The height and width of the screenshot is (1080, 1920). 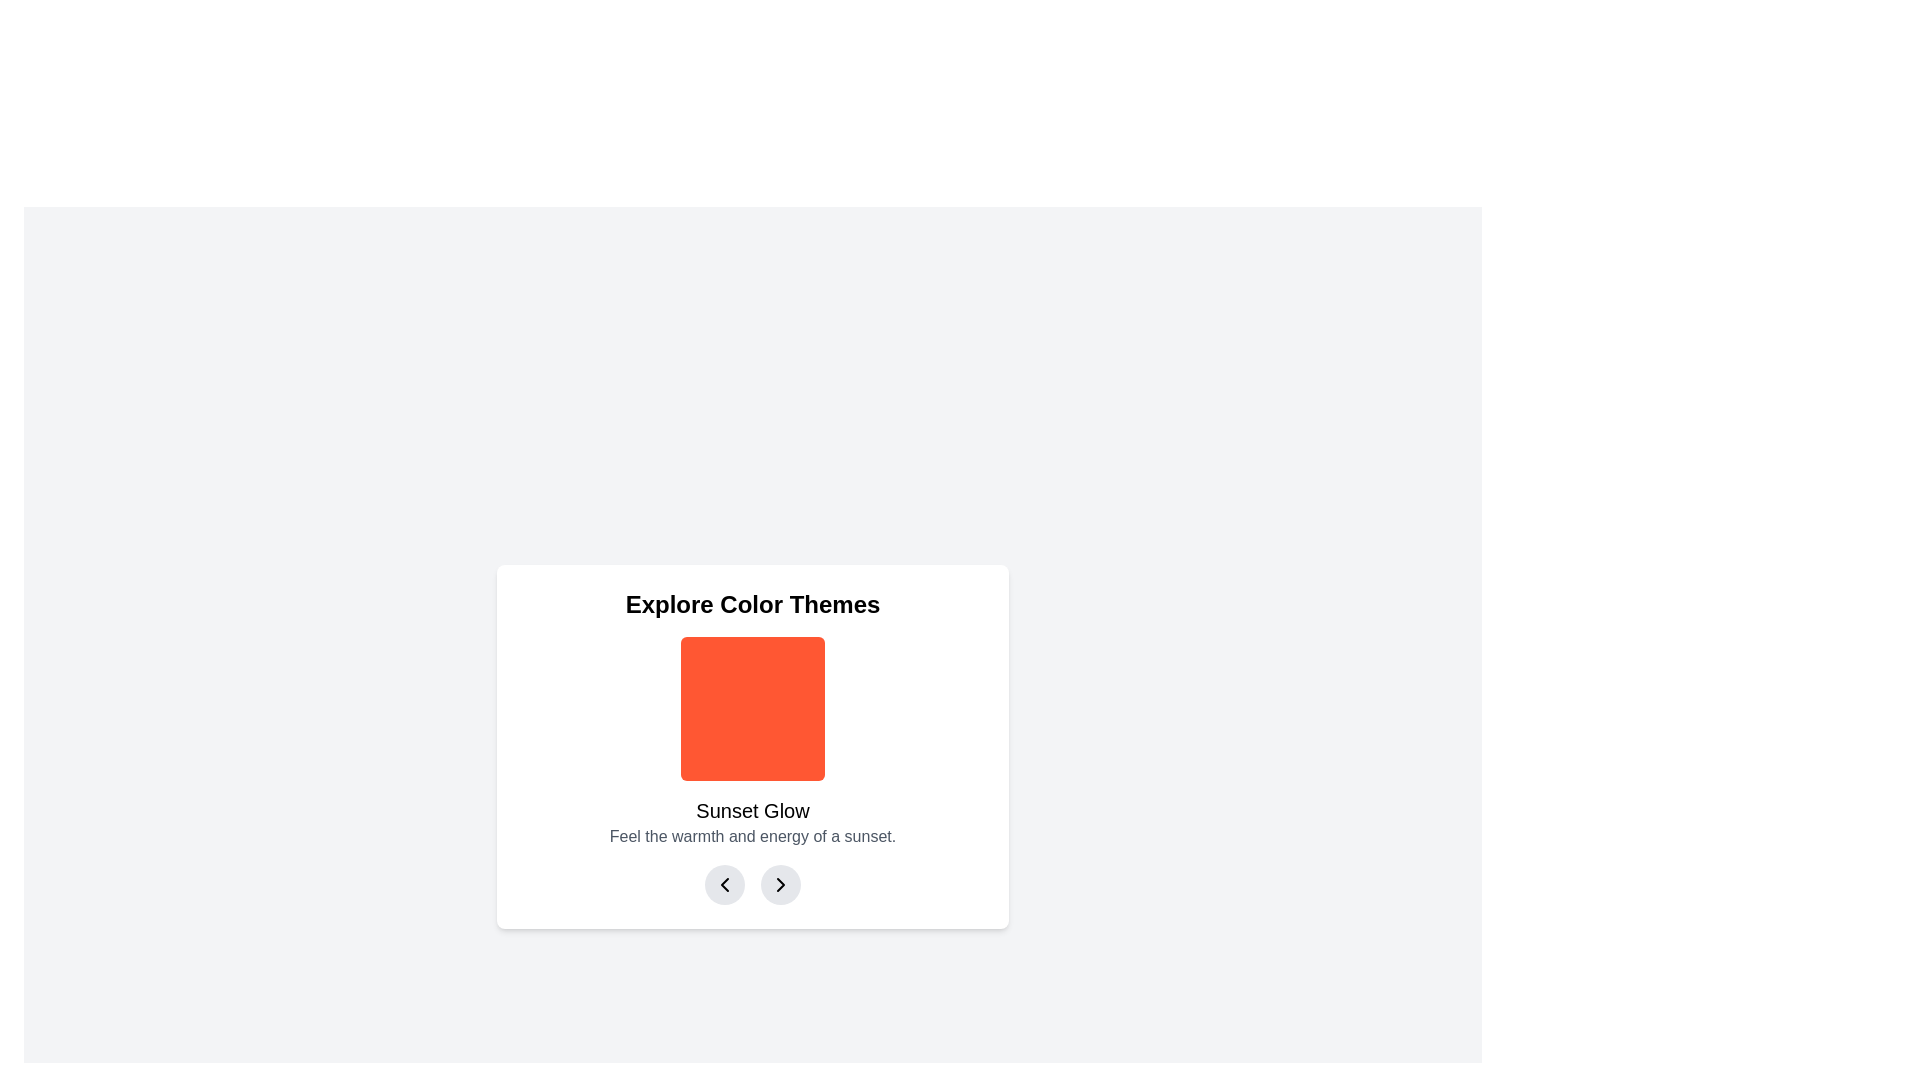 I want to click on the leftmost navigation button that allows users to move to the previous item or page to visualize hover effects, so click(x=723, y=883).